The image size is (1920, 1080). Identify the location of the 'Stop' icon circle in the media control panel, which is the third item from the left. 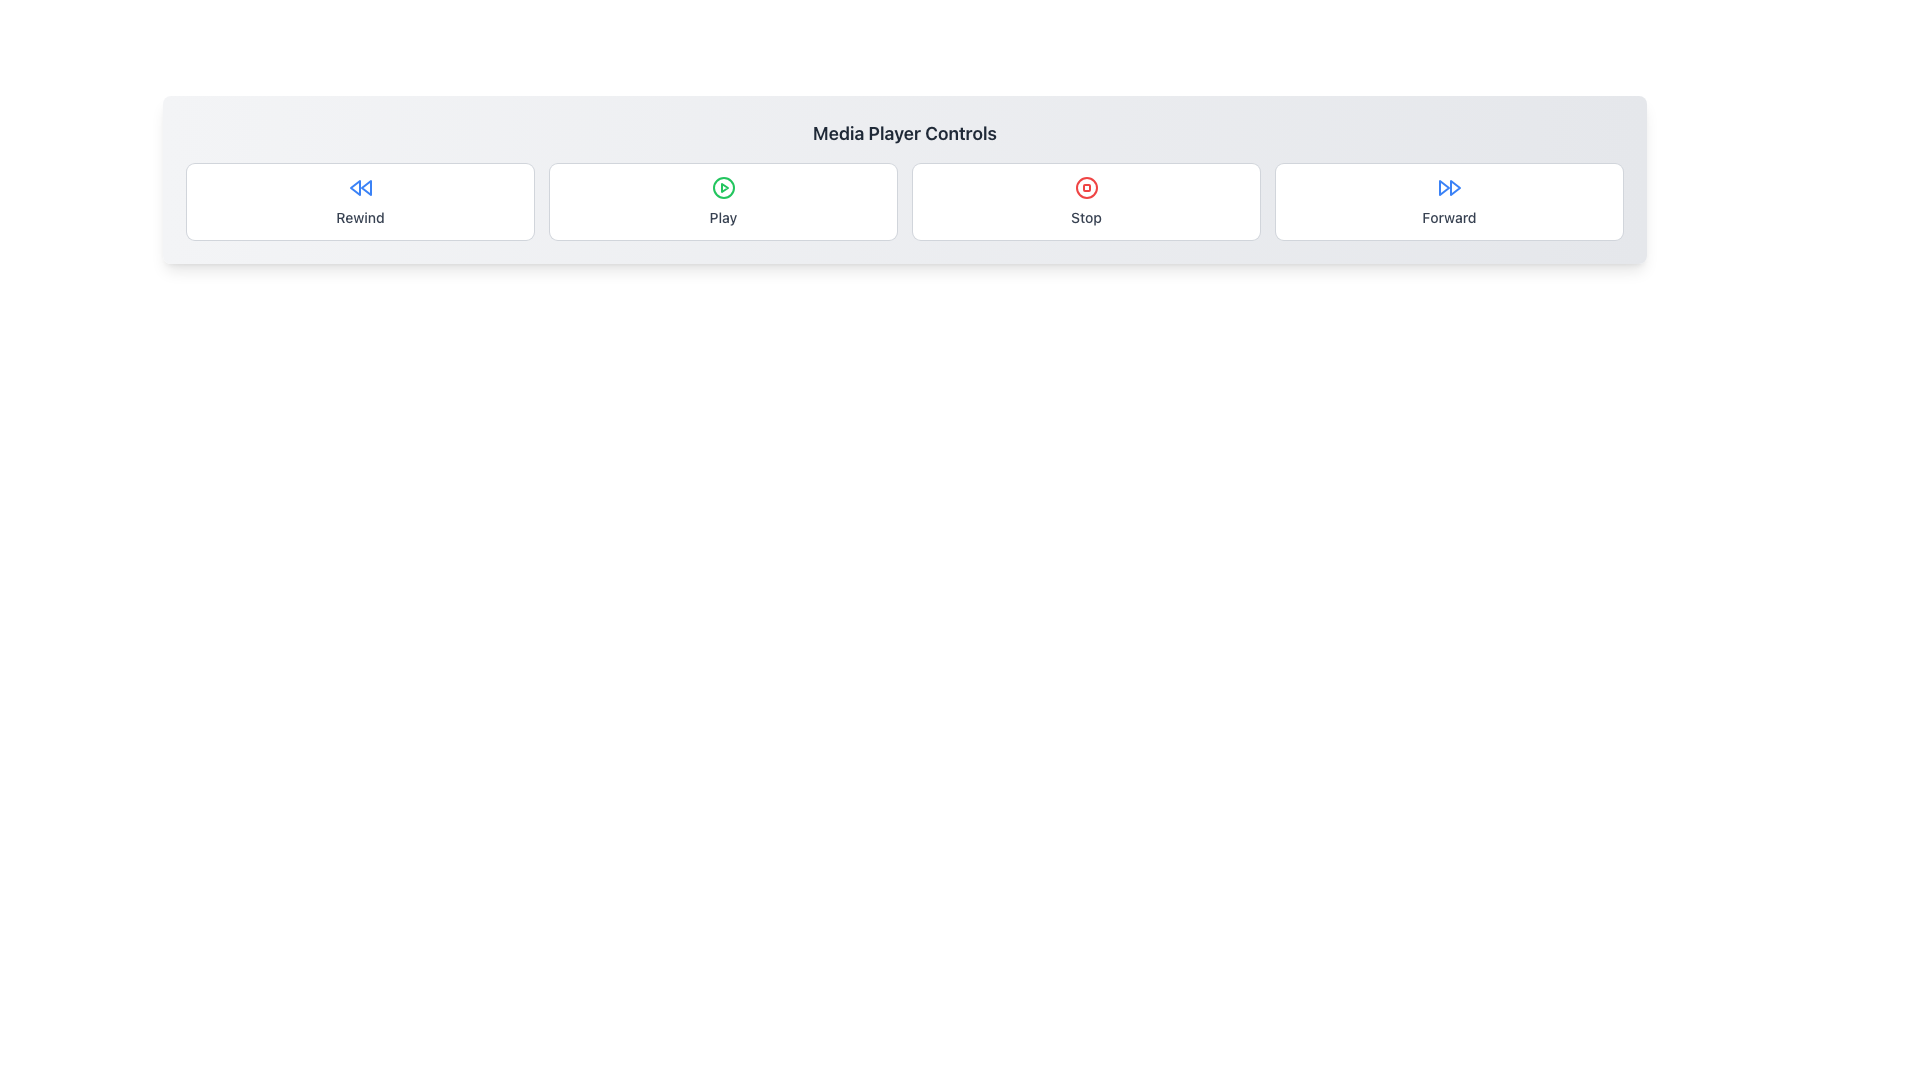
(1085, 188).